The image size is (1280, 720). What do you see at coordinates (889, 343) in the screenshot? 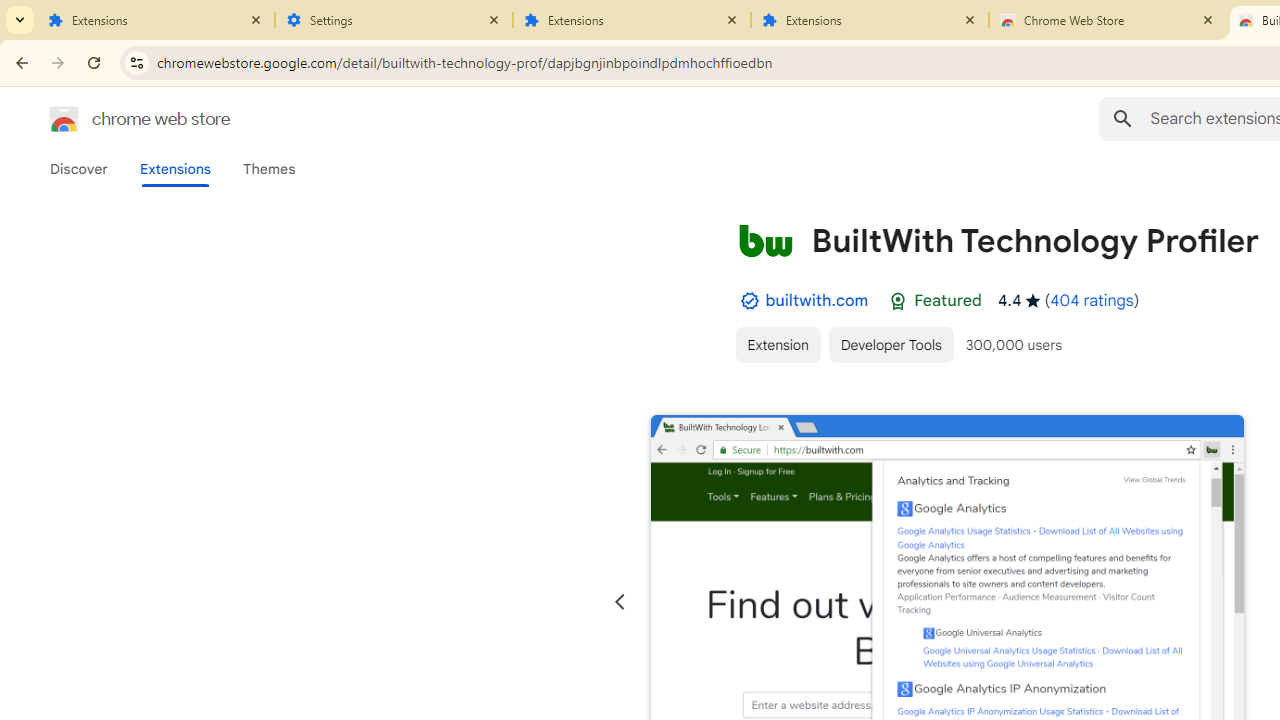
I see `'Developer Tools'` at bounding box center [889, 343].